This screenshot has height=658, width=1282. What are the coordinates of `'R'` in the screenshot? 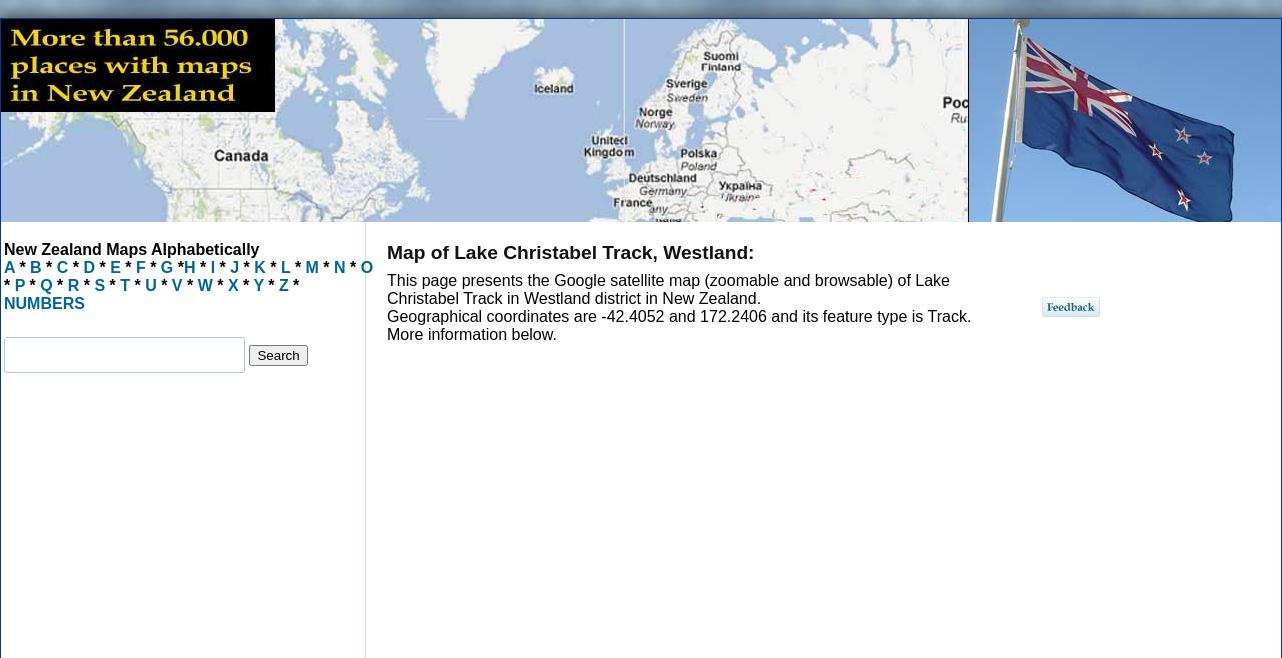 It's located at (67, 285).